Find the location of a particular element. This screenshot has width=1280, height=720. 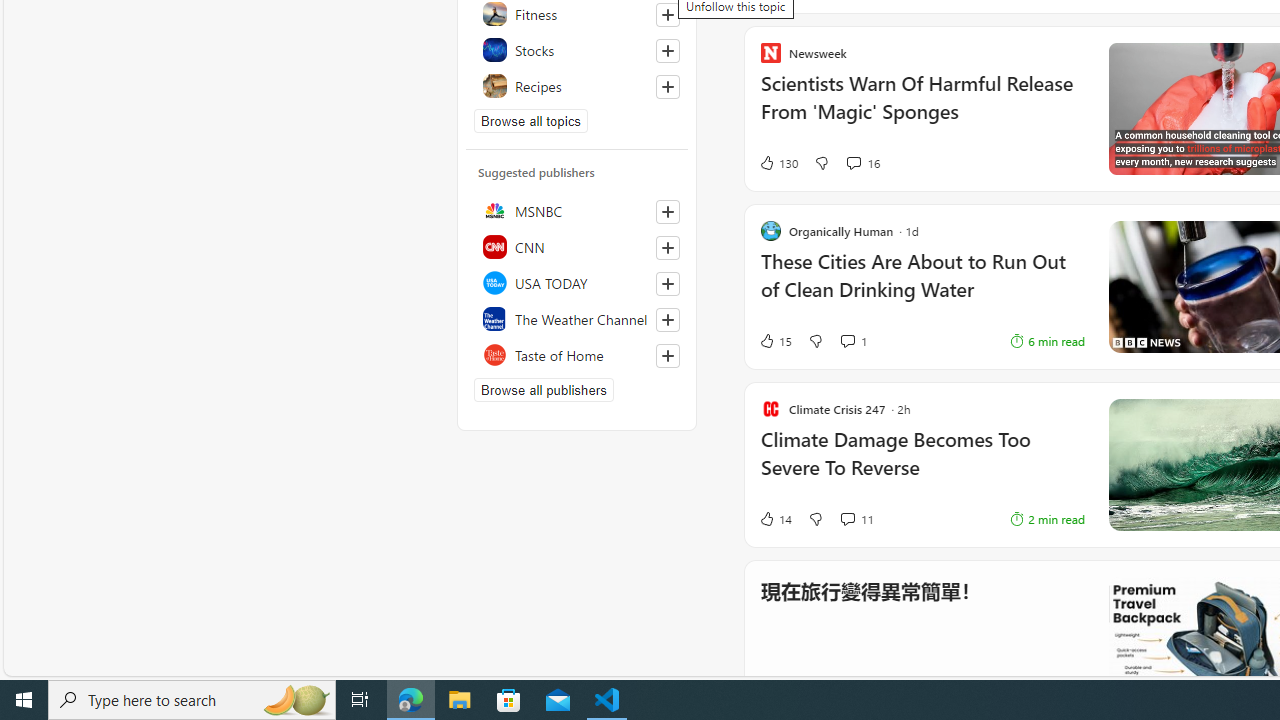

'Climate Damage Becomes Too Severe To Reverse' is located at coordinates (921, 464).